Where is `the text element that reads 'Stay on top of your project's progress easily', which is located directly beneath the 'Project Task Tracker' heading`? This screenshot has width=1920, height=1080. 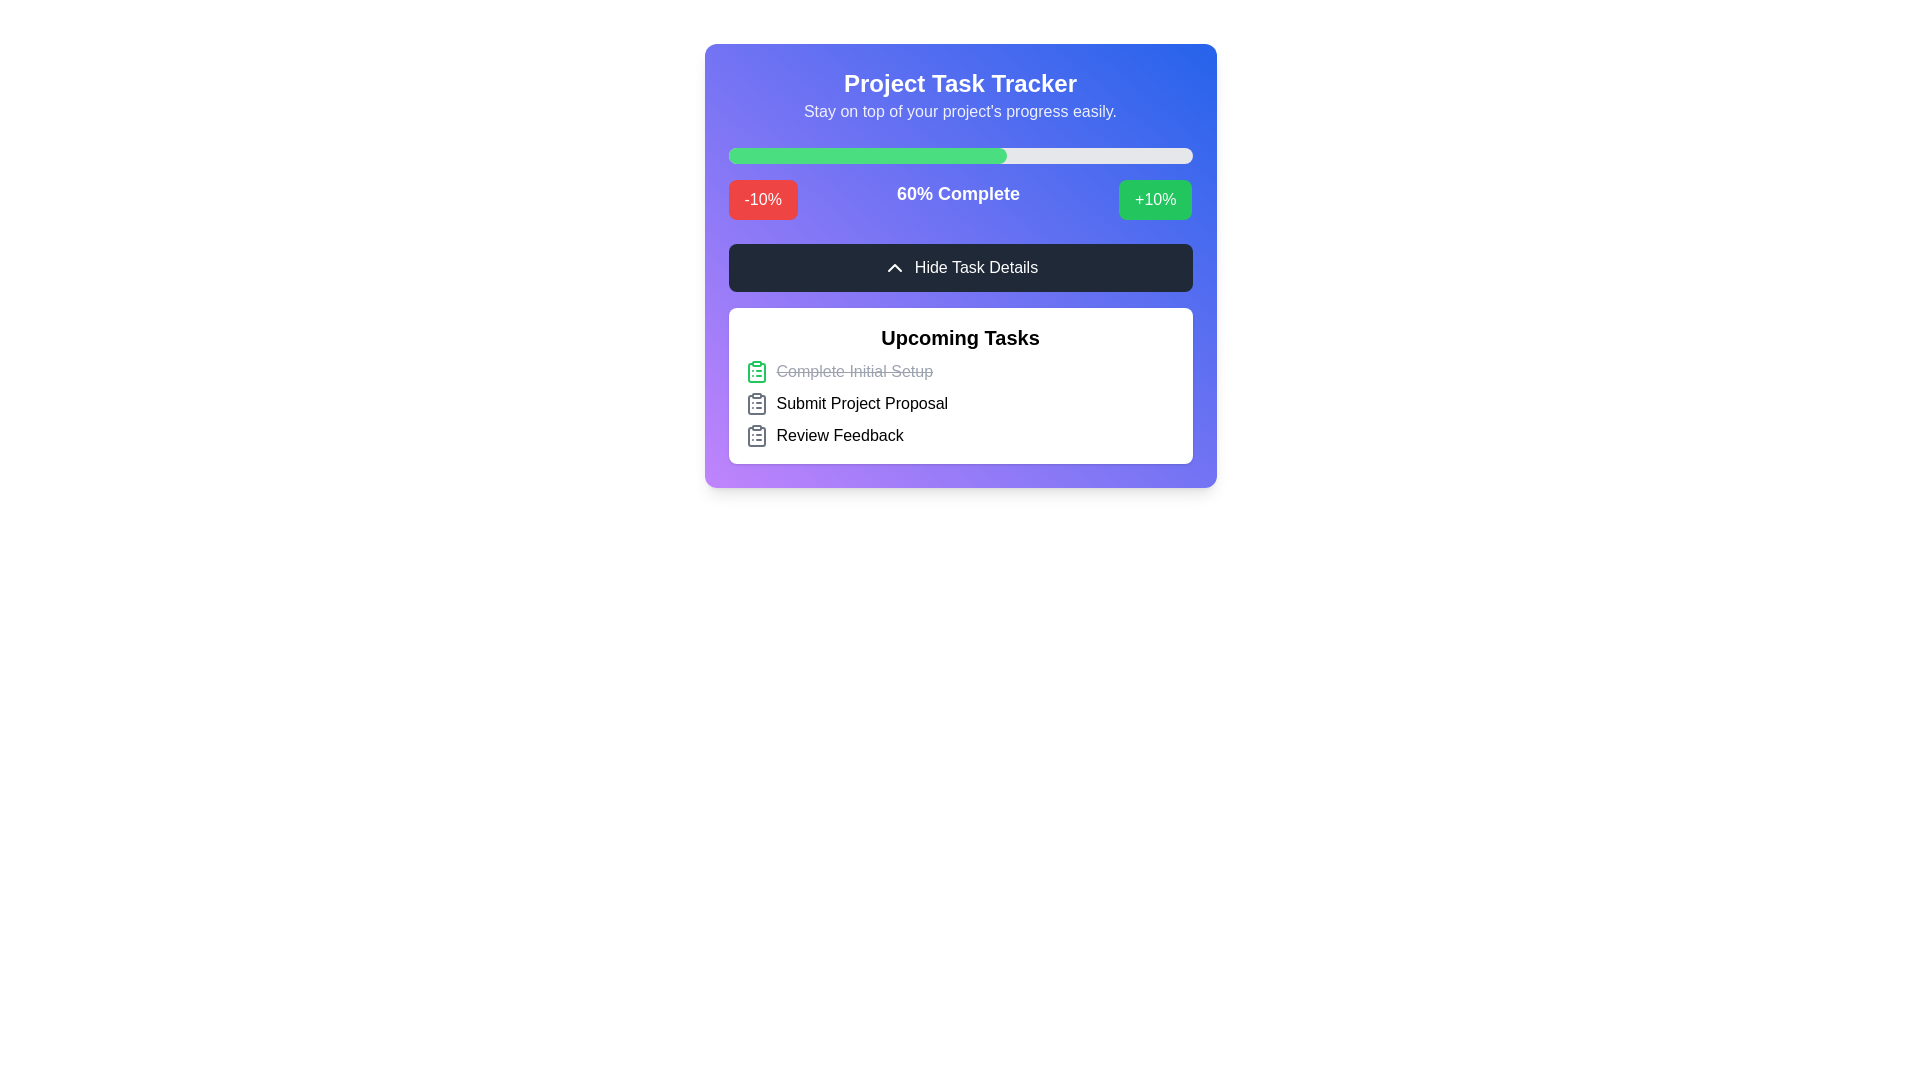
the text element that reads 'Stay on top of your project's progress easily', which is located directly beneath the 'Project Task Tracker' heading is located at coordinates (960, 111).